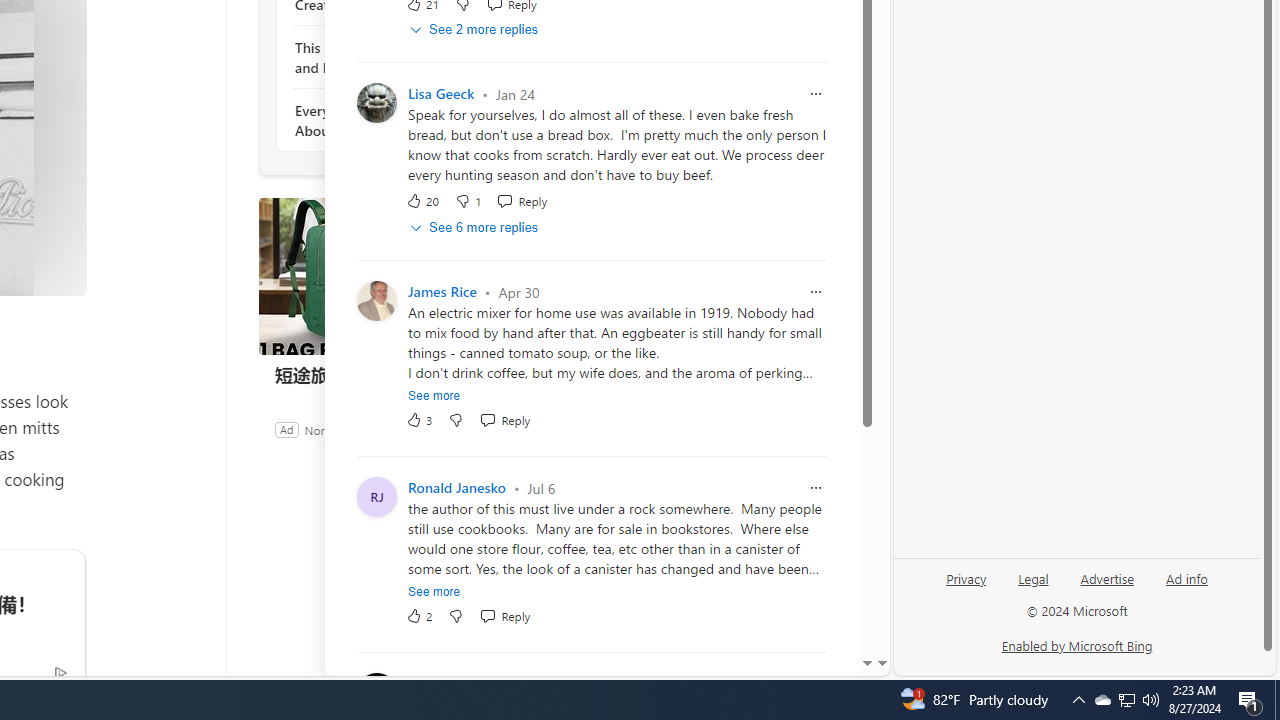  I want to click on '20 Like', so click(421, 201).